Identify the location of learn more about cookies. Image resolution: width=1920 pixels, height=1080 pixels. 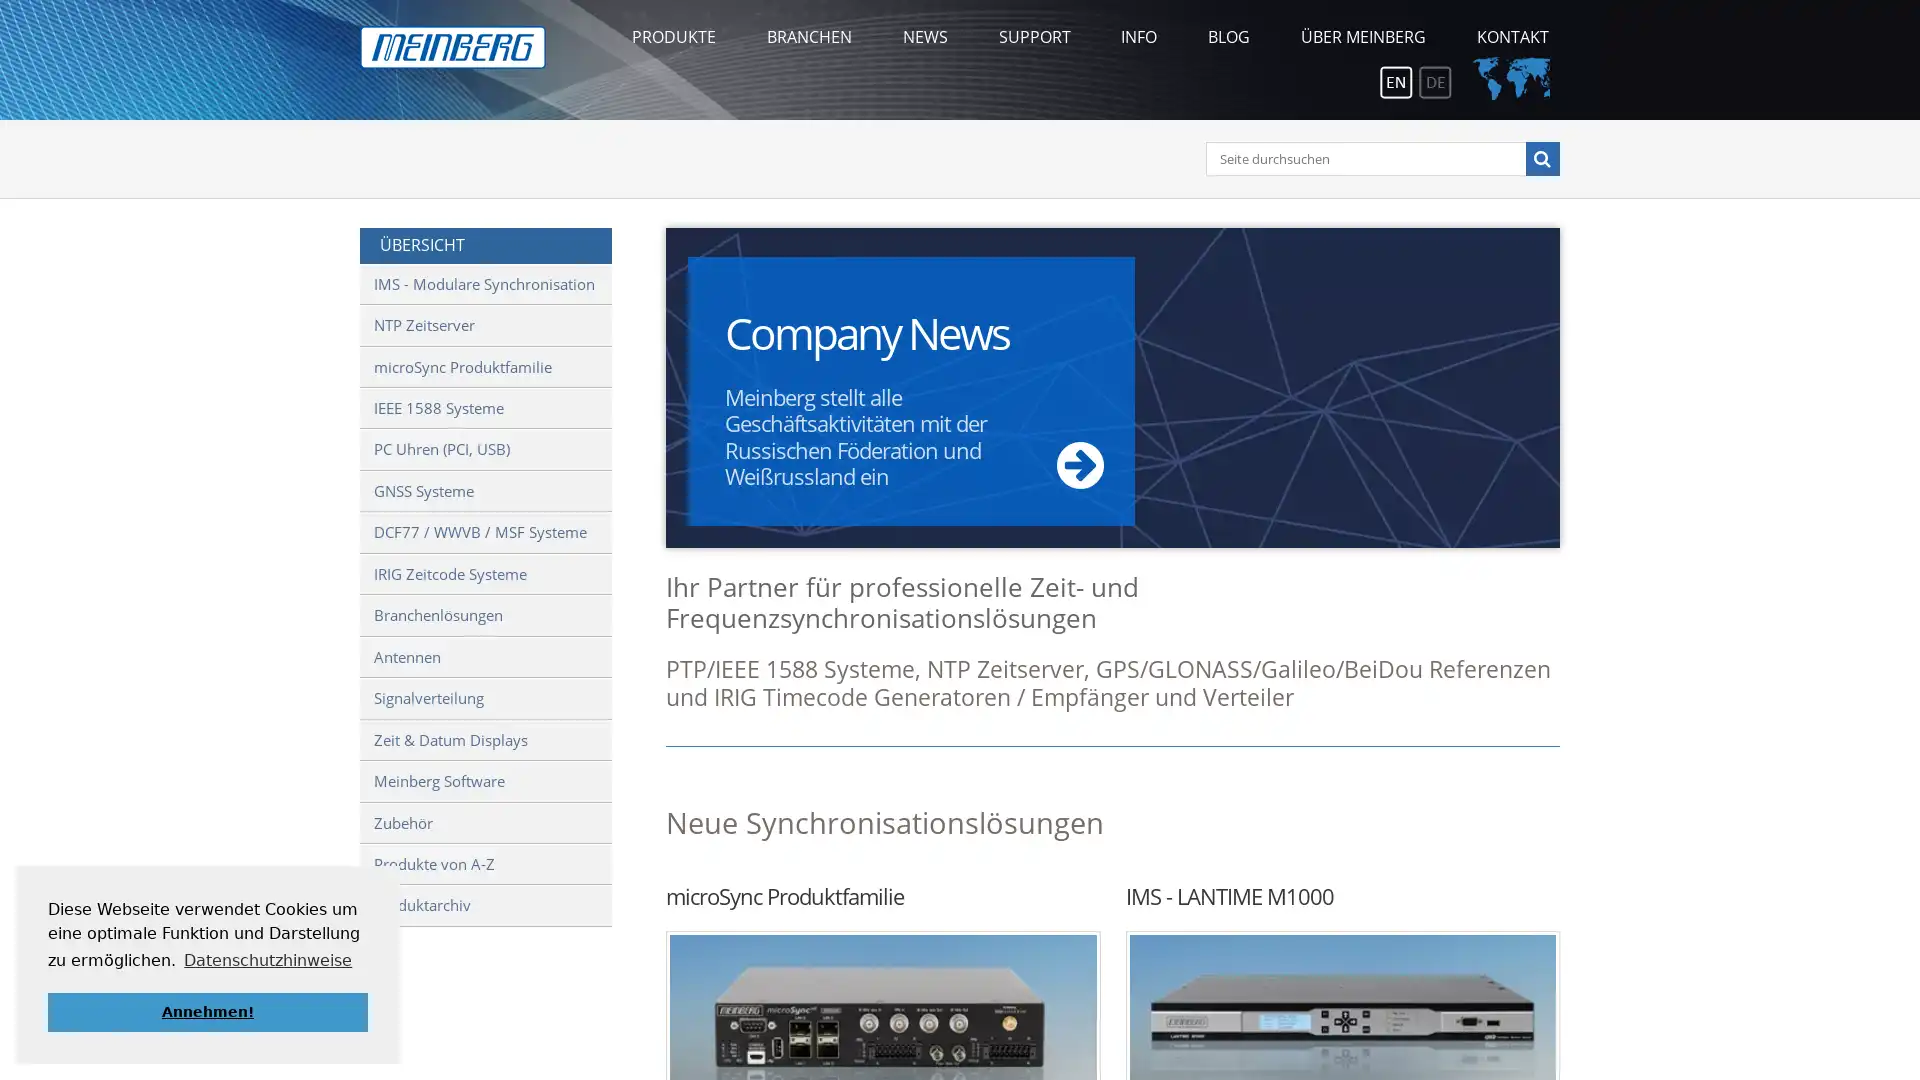
(267, 959).